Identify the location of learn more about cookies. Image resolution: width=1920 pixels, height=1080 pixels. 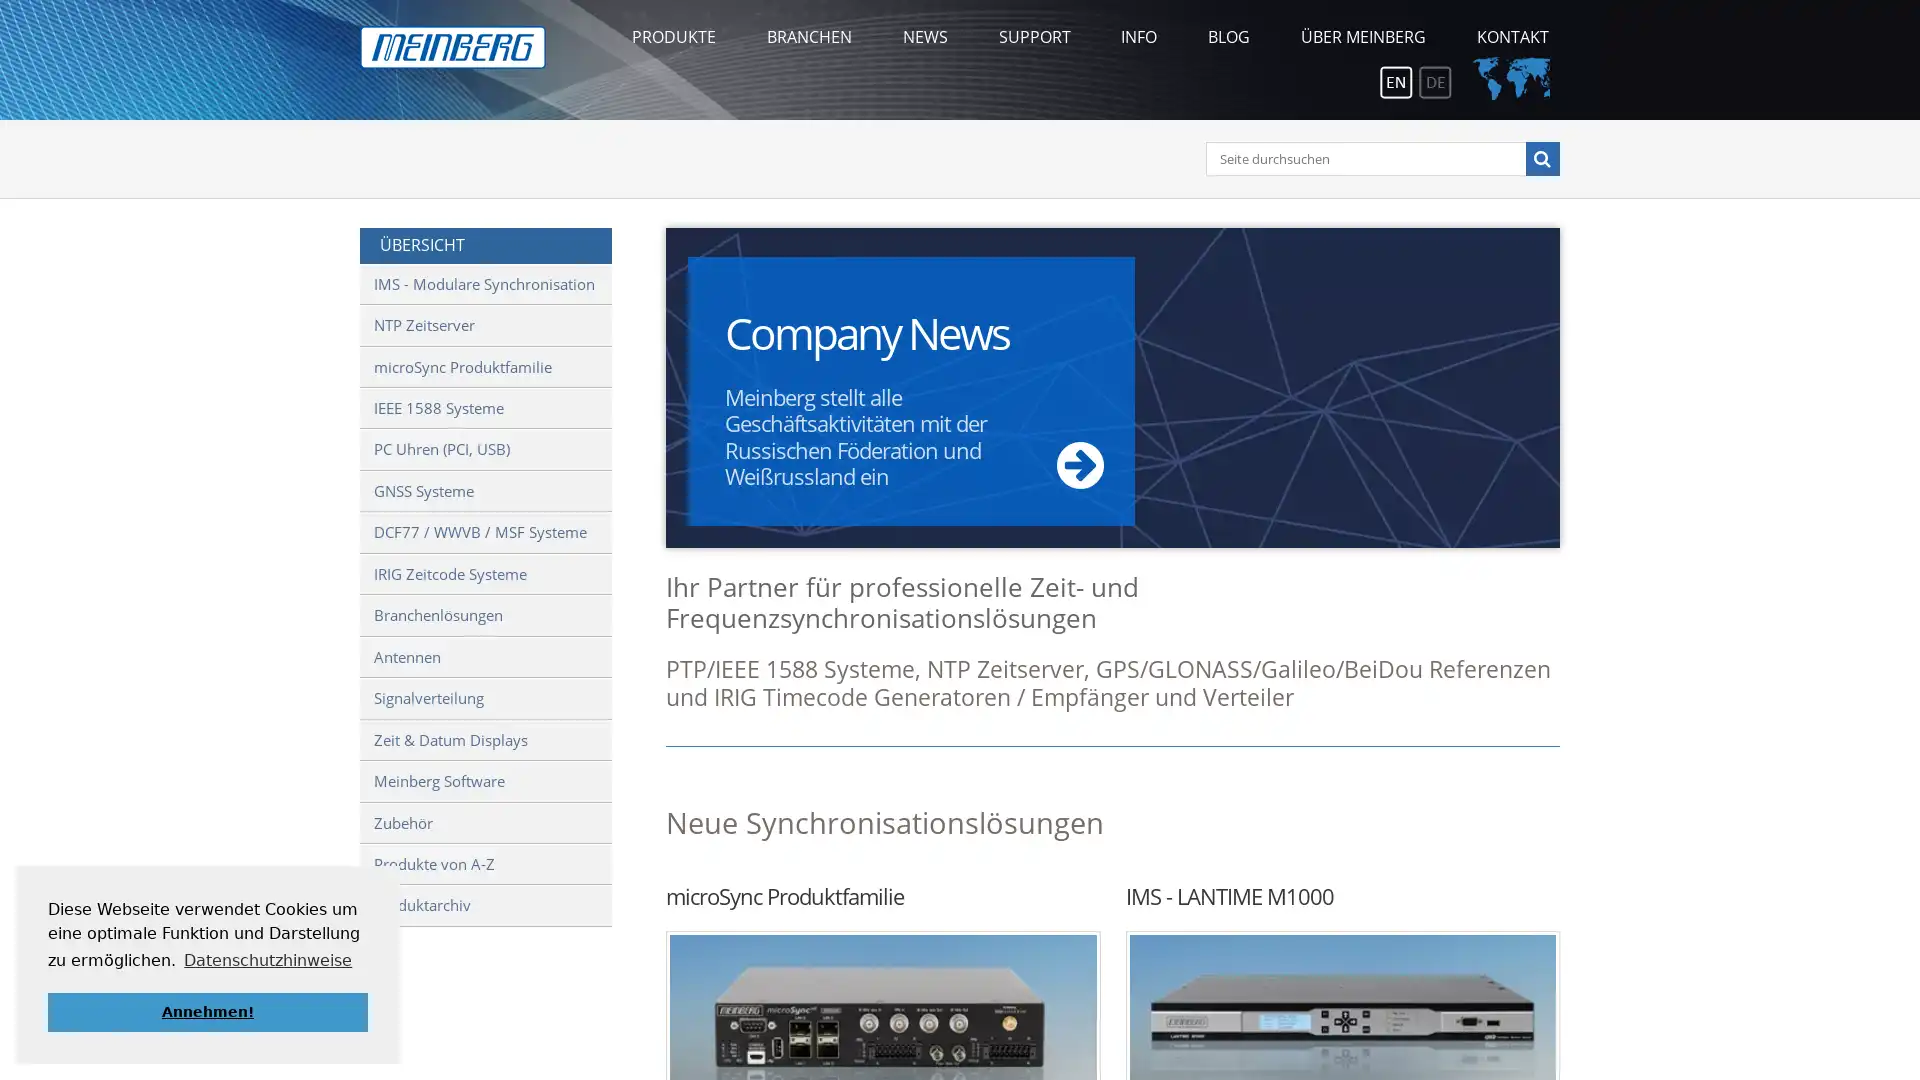
(267, 959).